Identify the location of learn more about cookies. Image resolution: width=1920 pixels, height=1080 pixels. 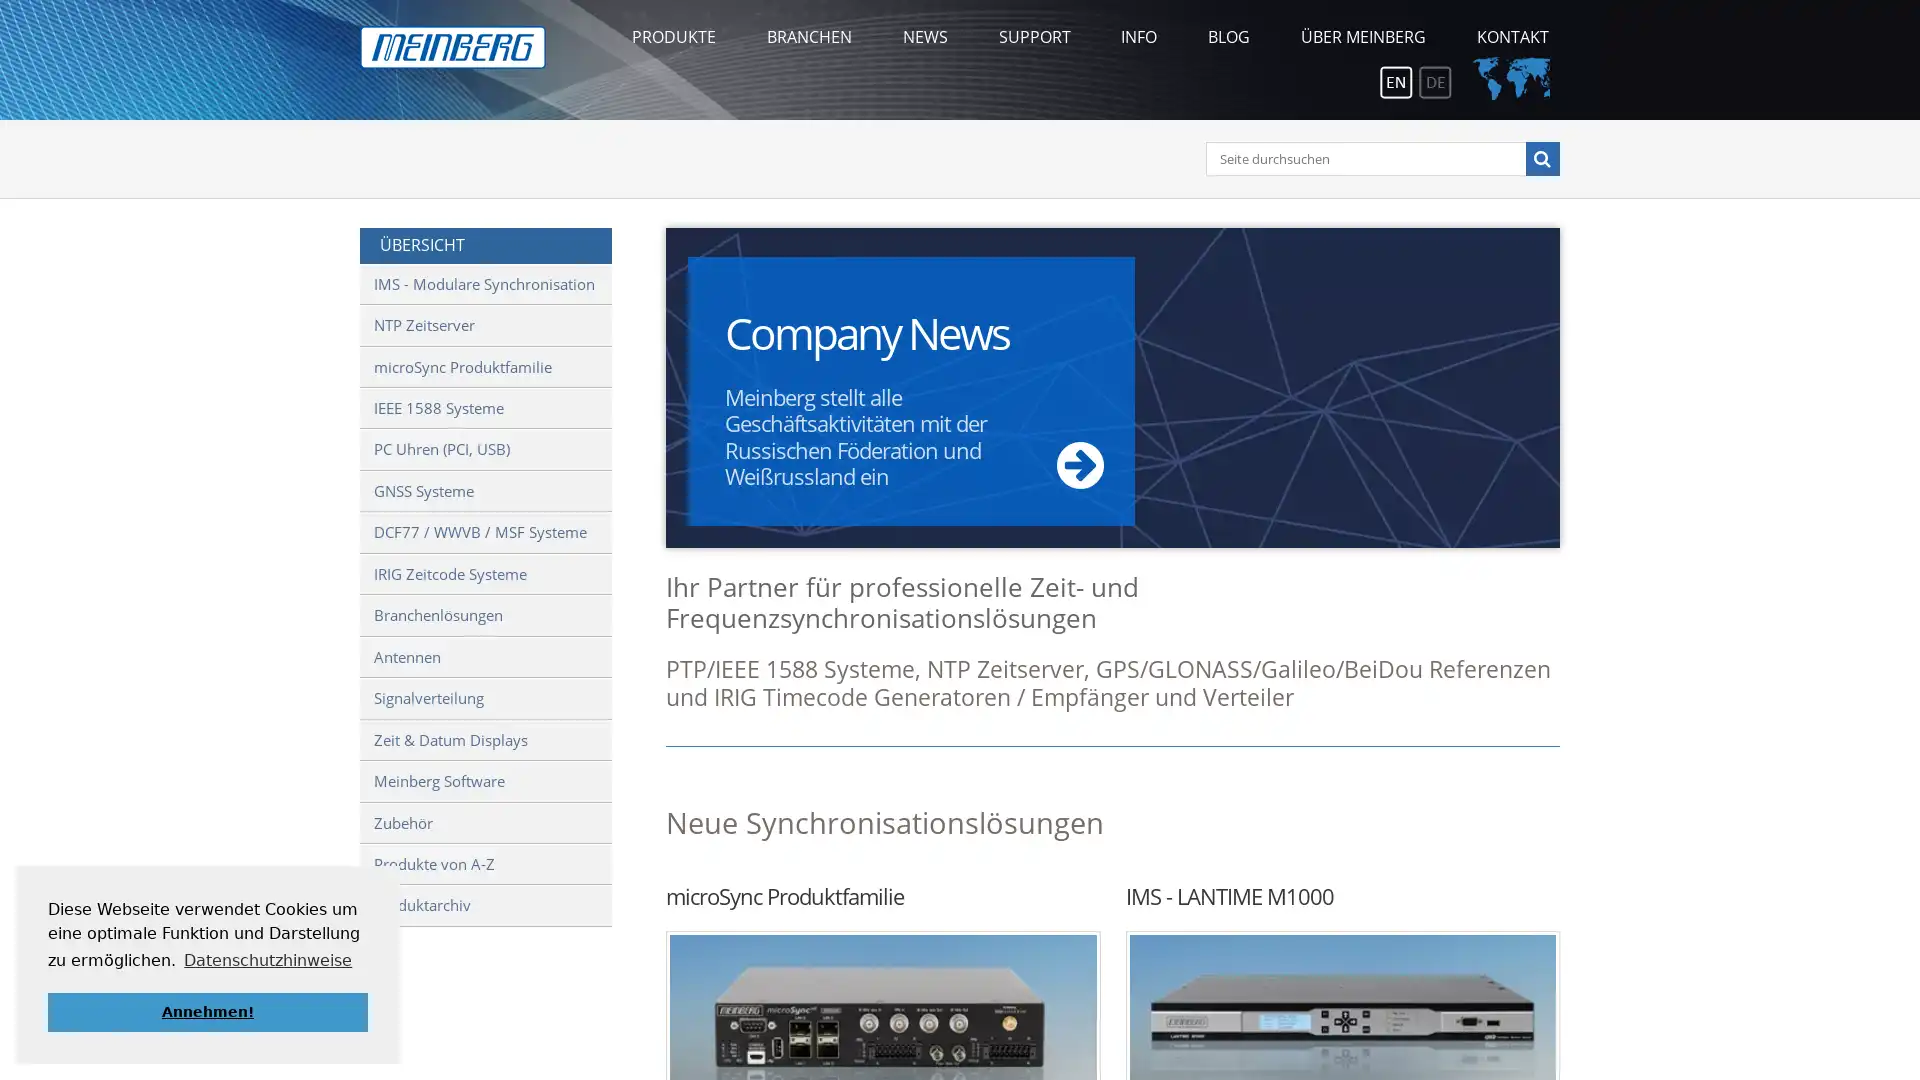
(267, 959).